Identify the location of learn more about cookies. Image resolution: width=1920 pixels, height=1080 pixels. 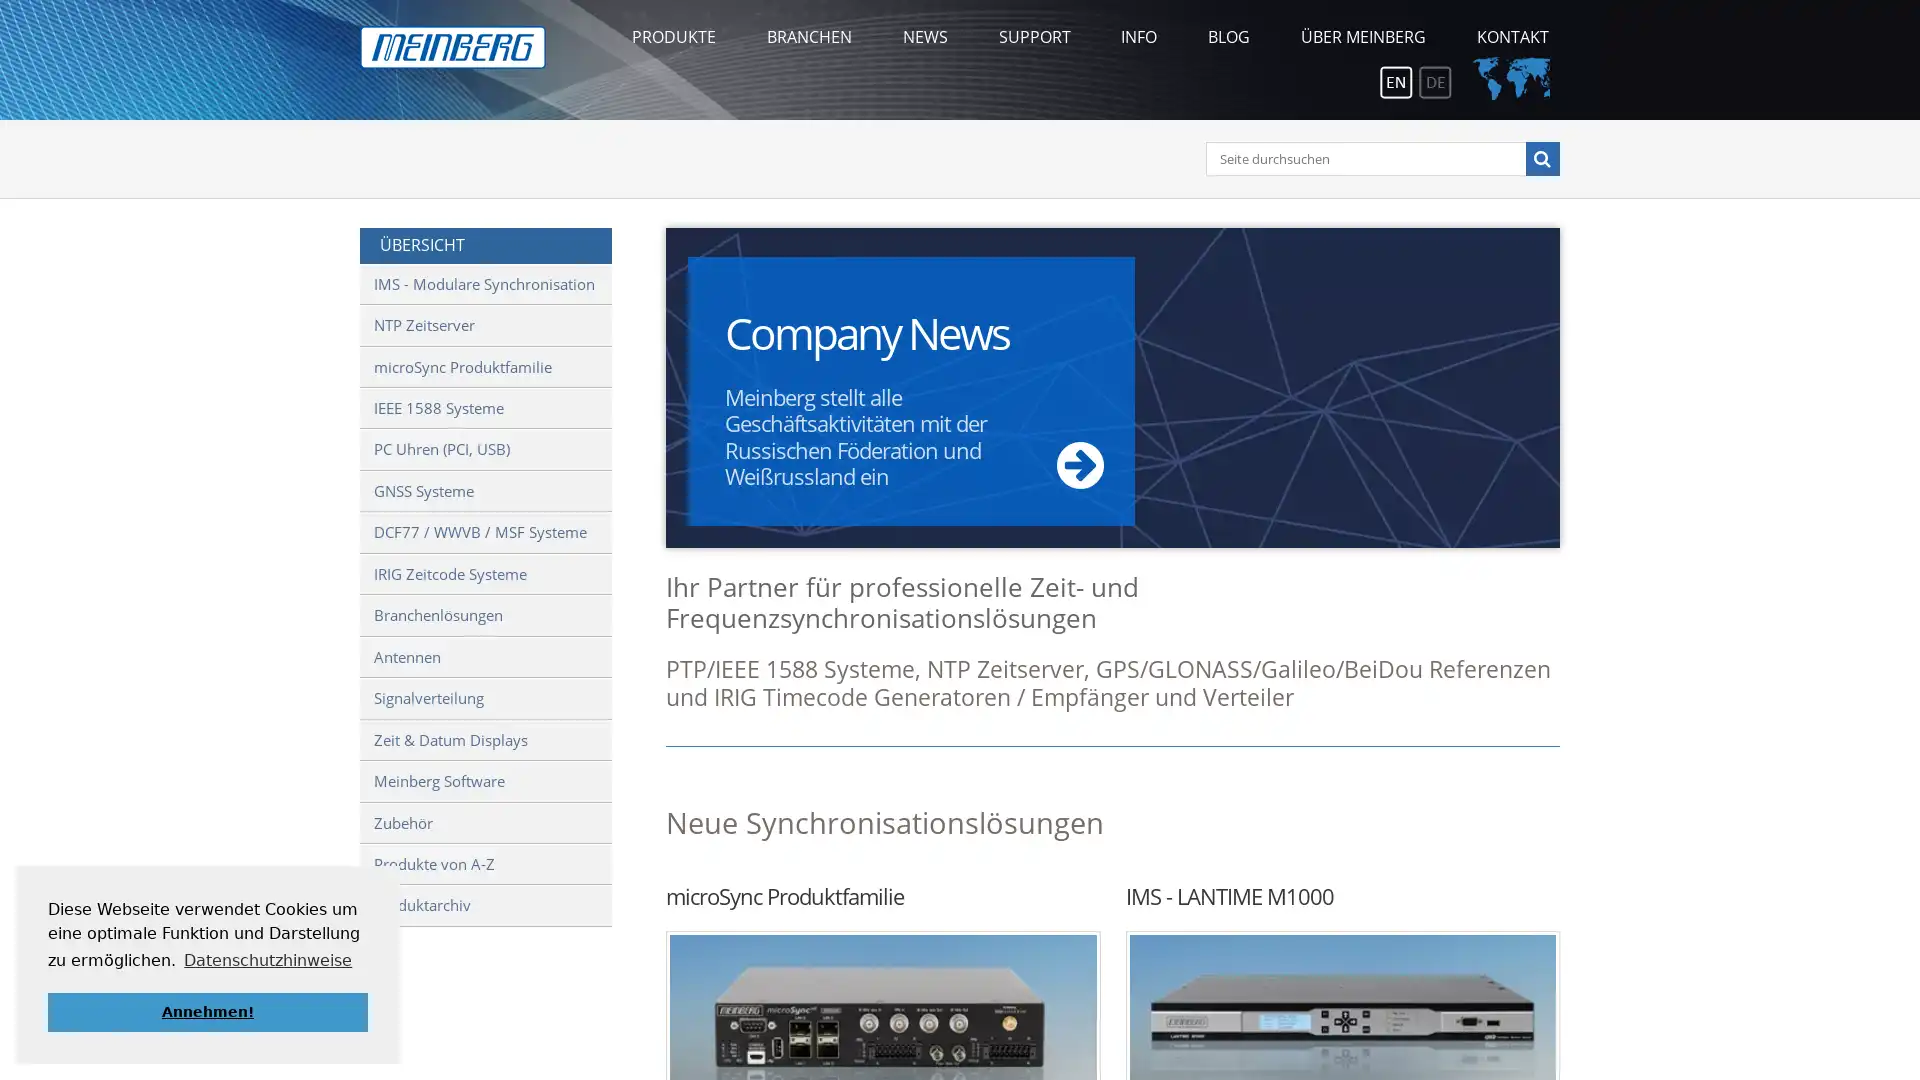
(267, 959).